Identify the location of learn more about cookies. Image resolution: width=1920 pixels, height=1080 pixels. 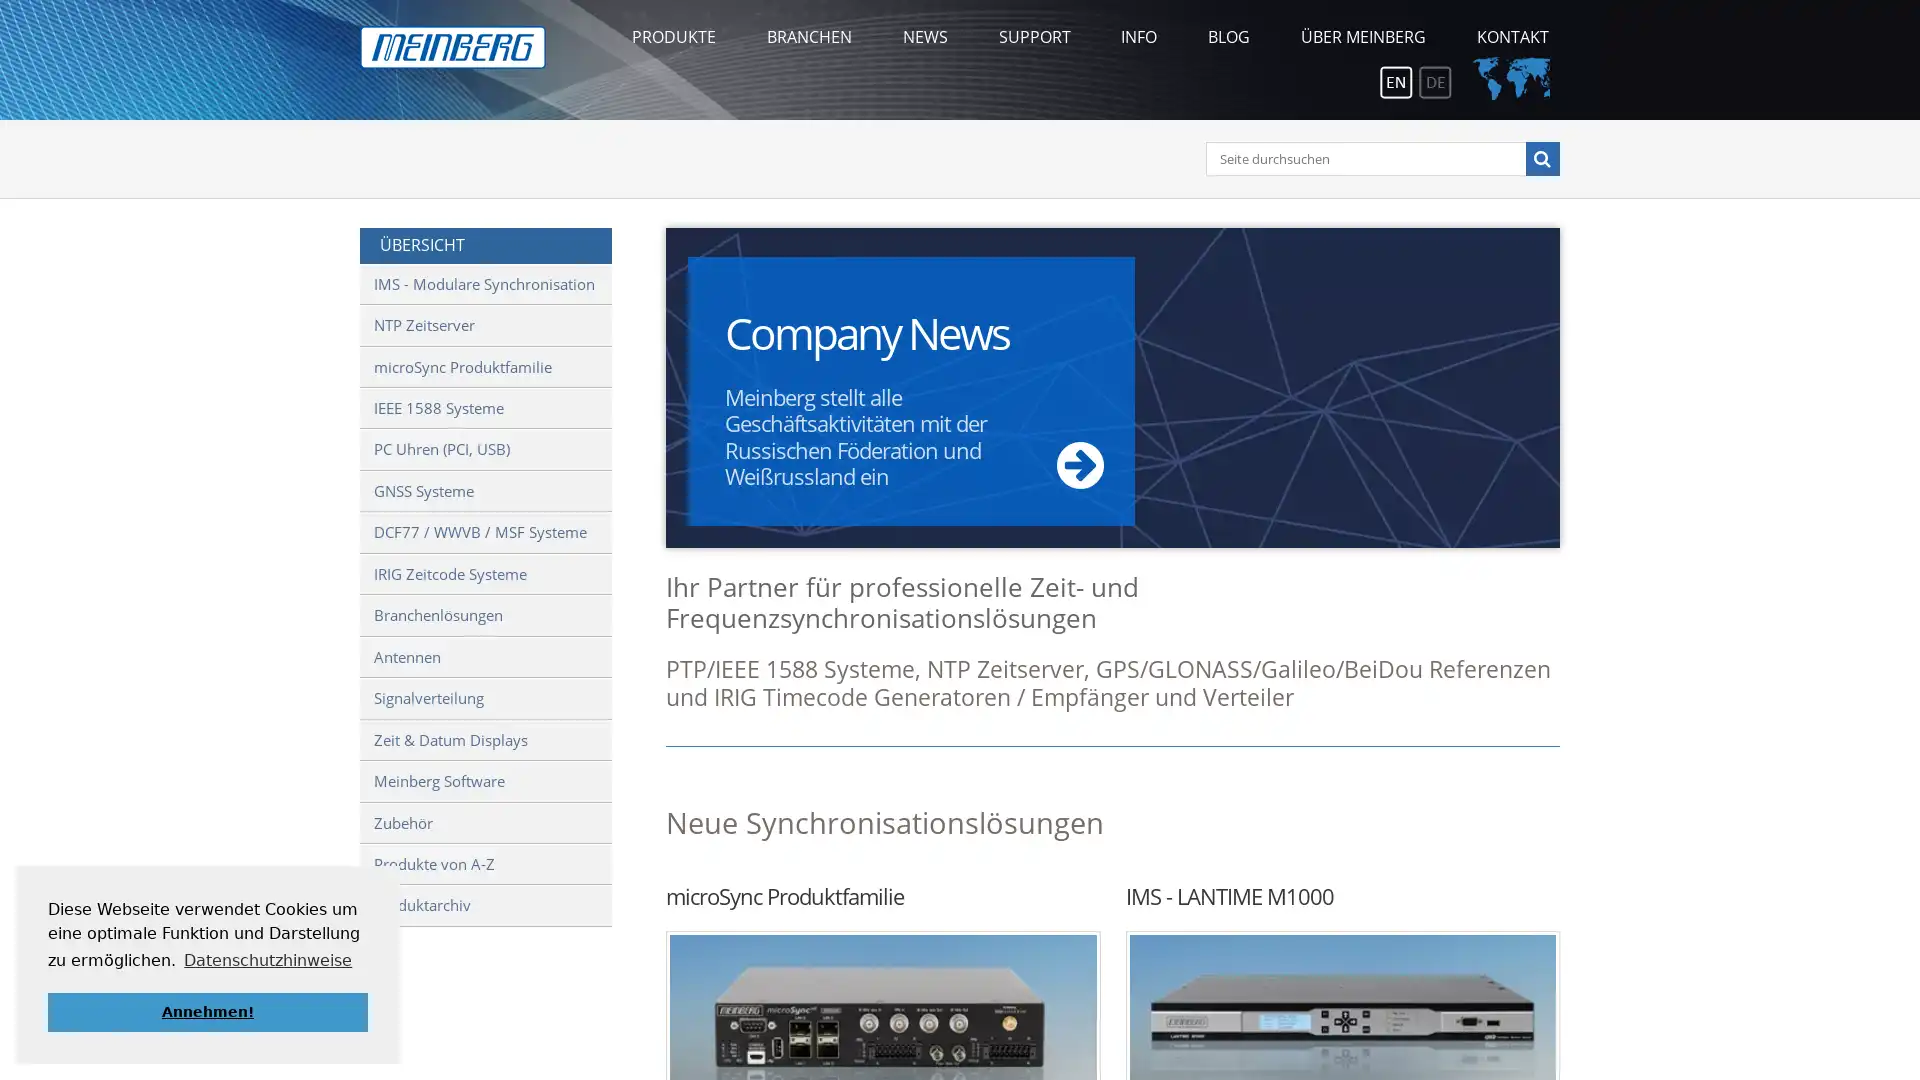
(267, 959).